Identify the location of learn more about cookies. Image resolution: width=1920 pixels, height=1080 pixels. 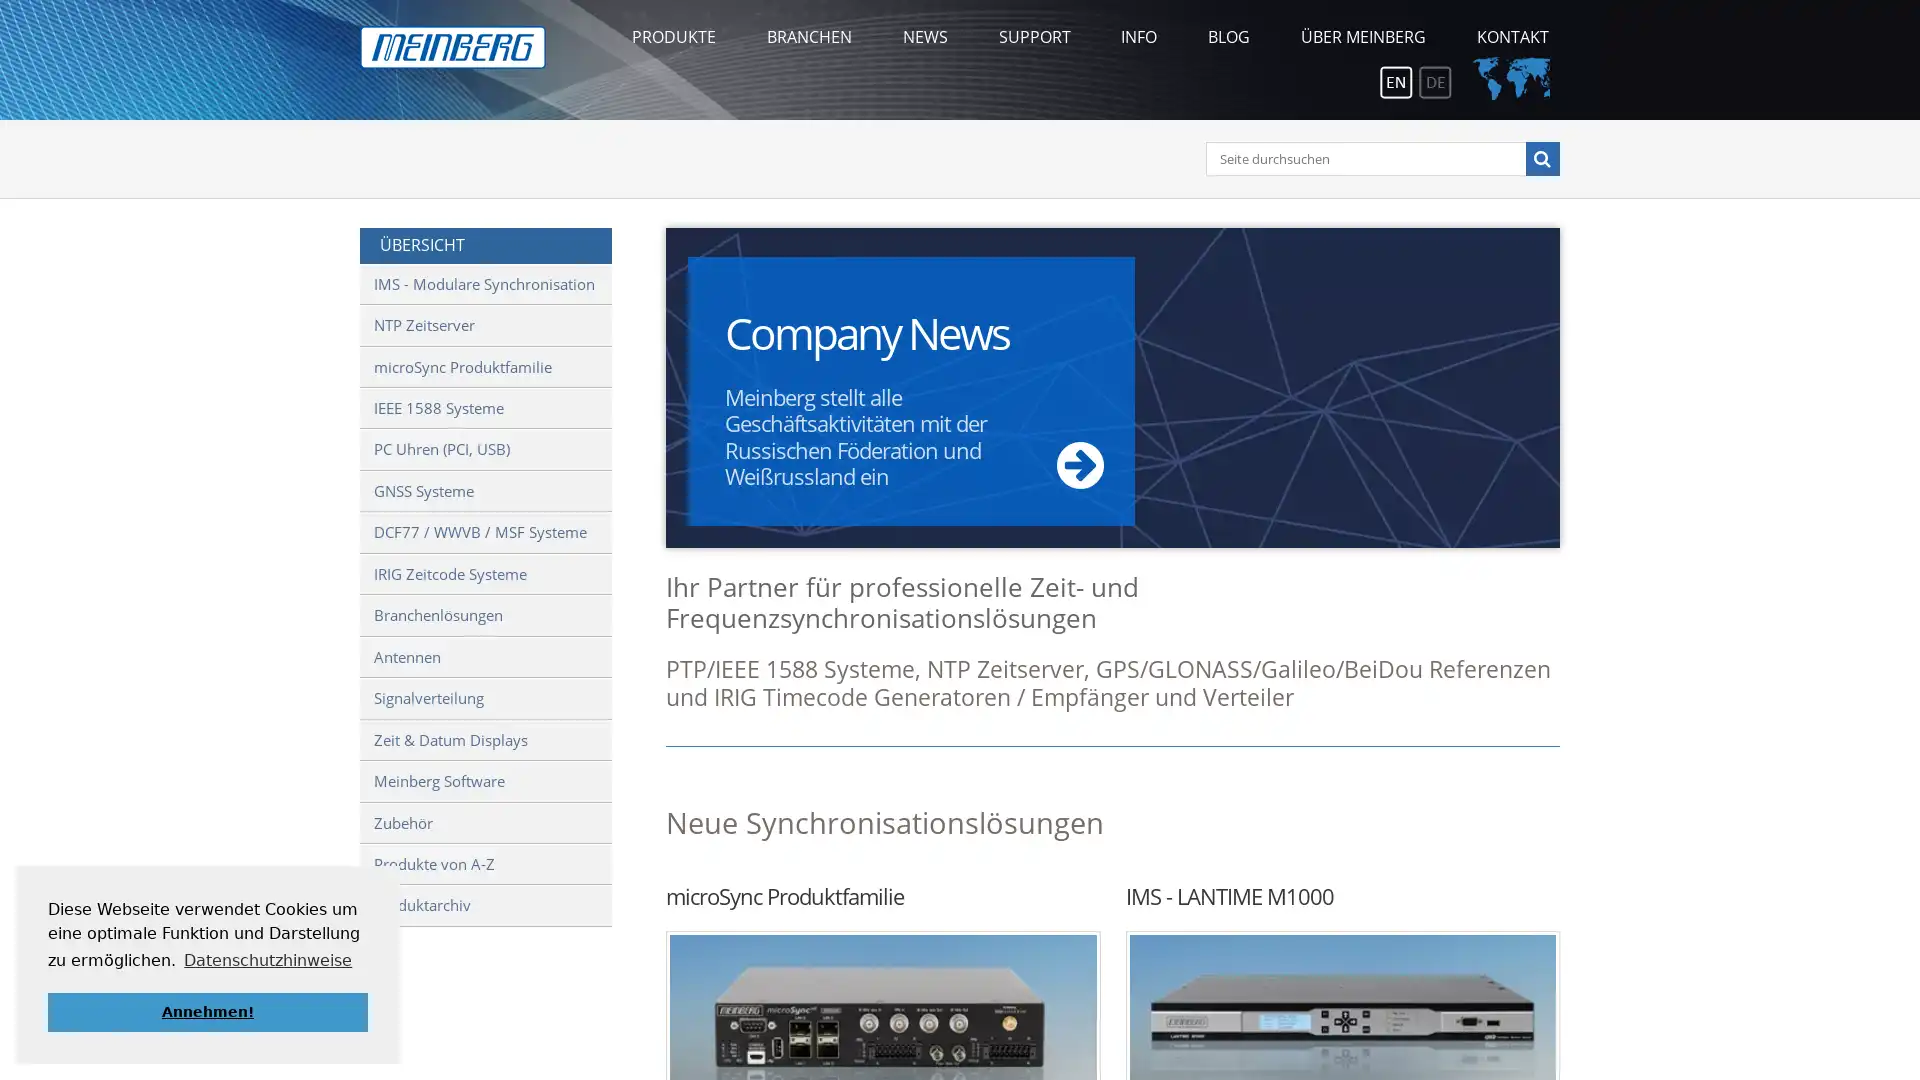
(267, 959).